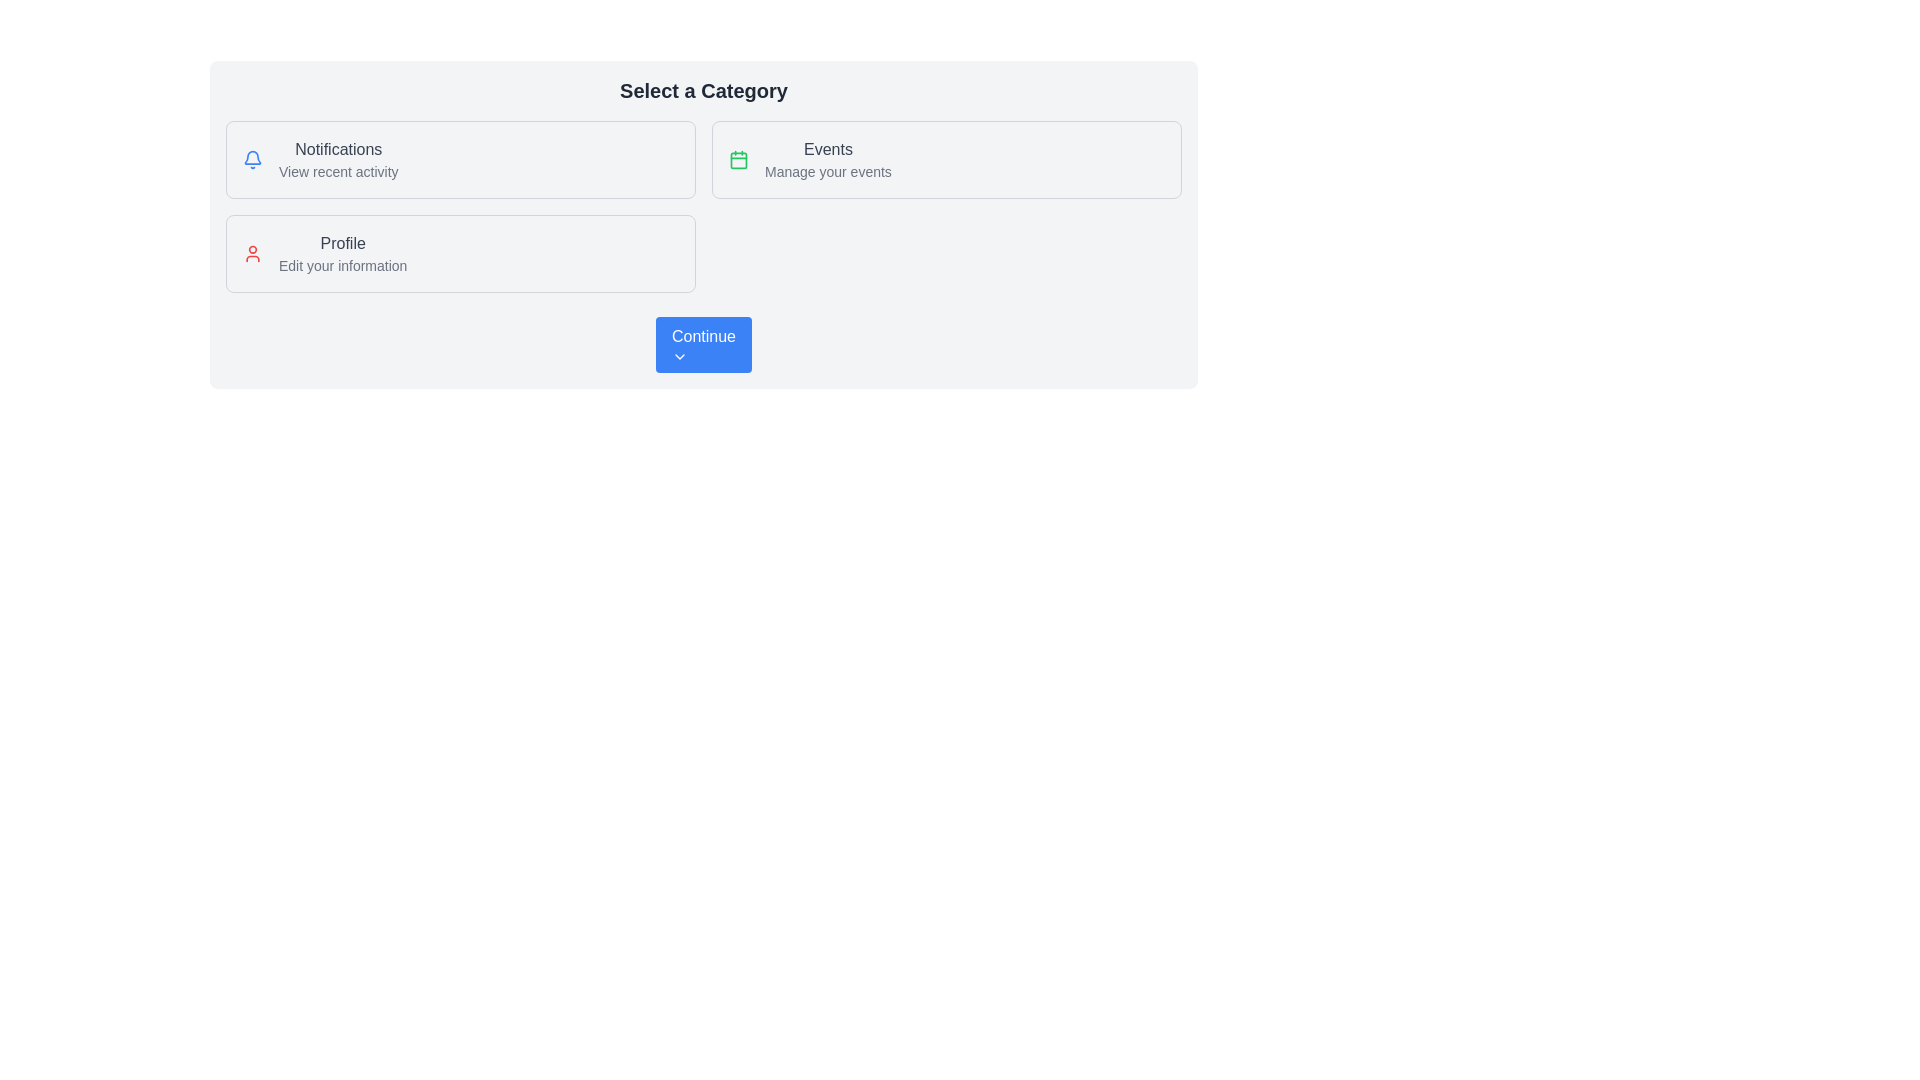 The width and height of the screenshot is (1920, 1080). What do you see at coordinates (343, 265) in the screenshot?
I see `the Text label located below the 'Profile' title in the 'Profile' section, which provides additional details about the section` at bounding box center [343, 265].